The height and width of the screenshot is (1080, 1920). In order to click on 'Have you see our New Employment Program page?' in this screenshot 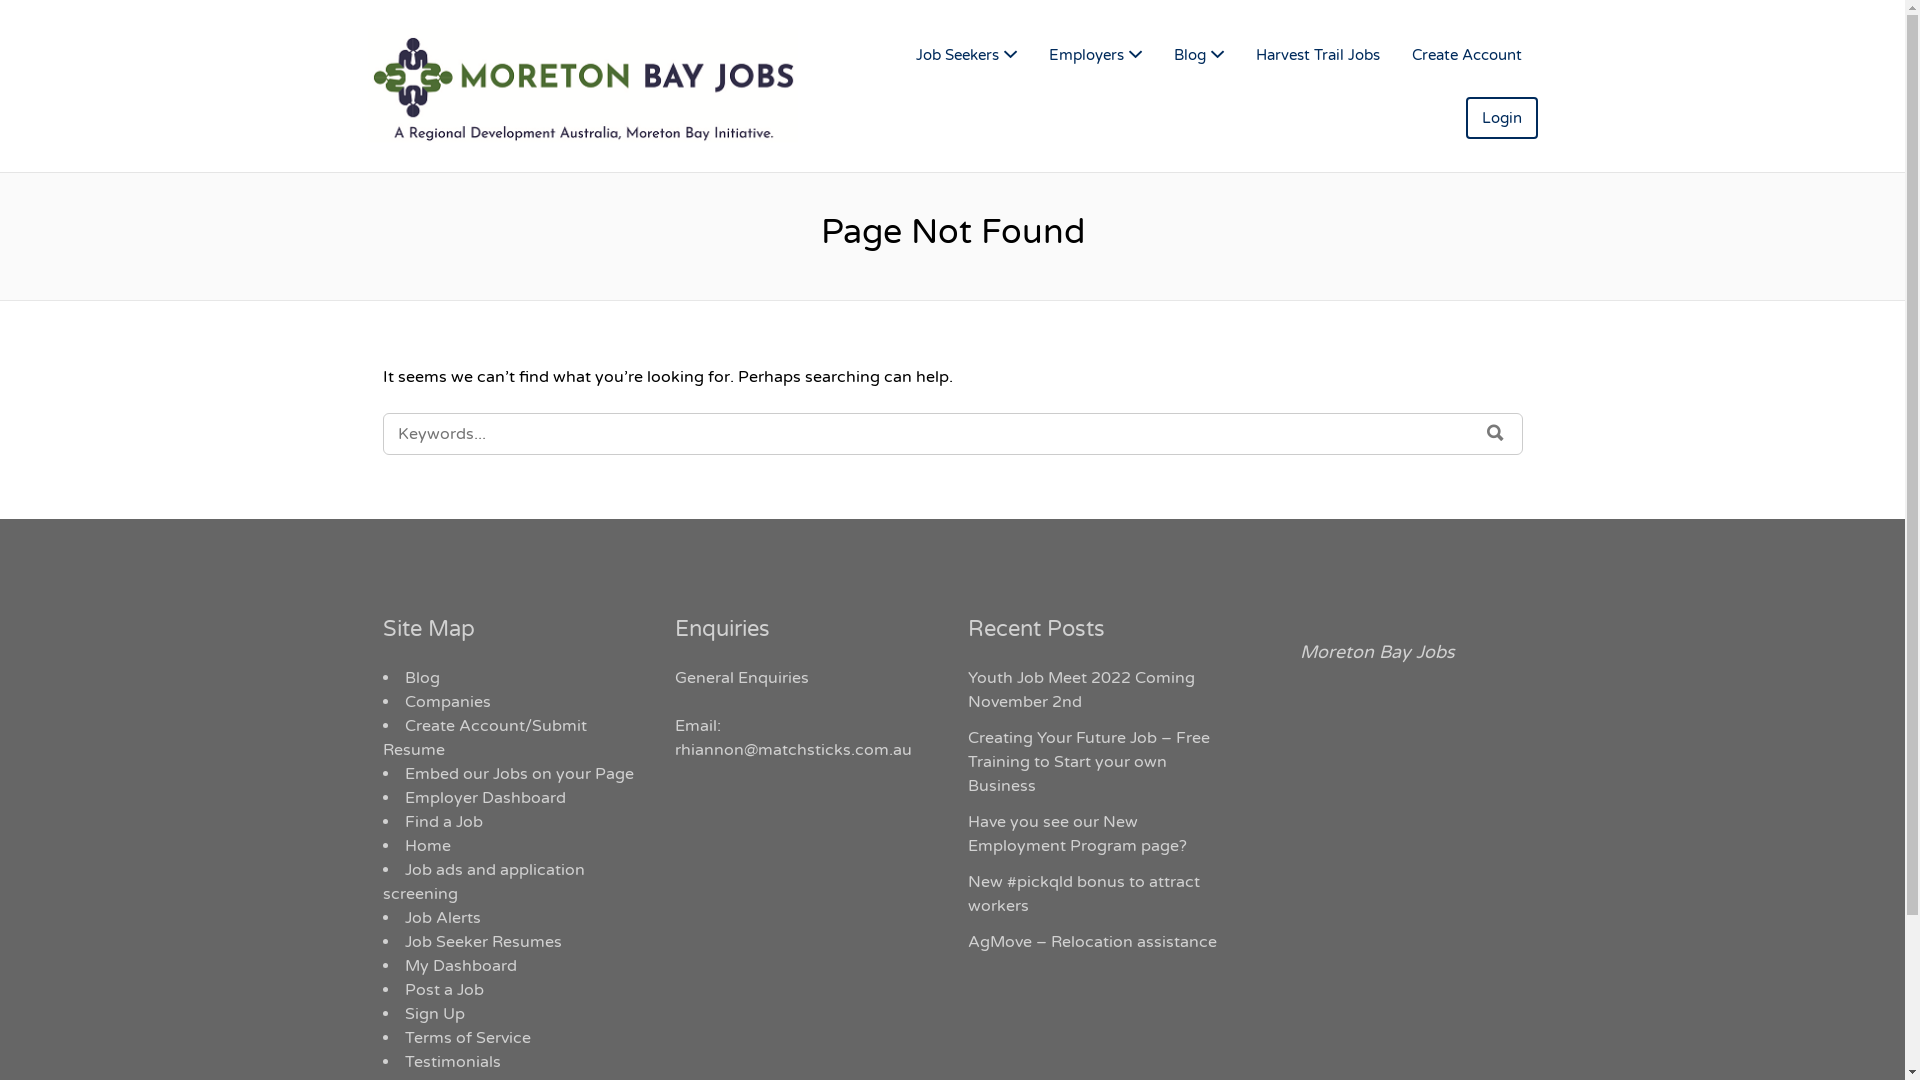, I will do `click(1076, 833)`.